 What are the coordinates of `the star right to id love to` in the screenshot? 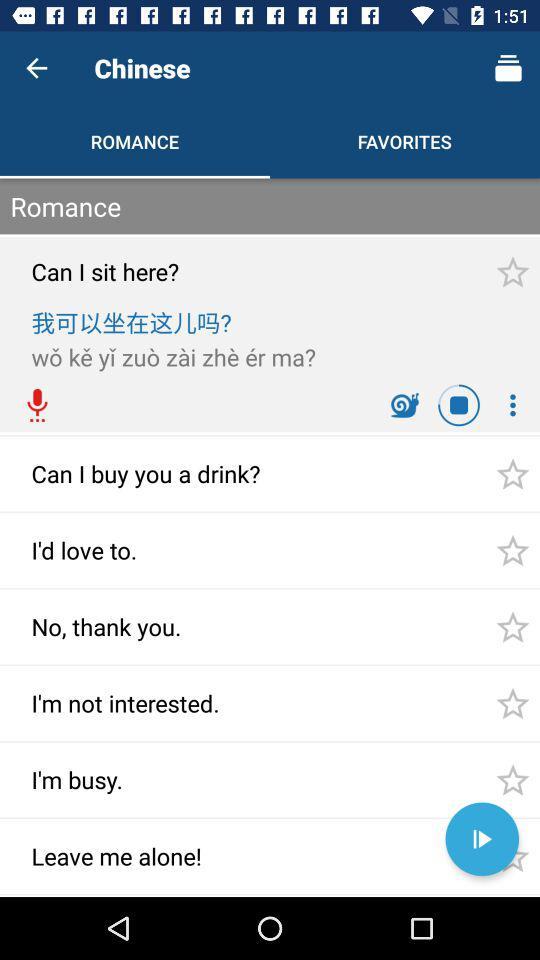 It's located at (513, 550).